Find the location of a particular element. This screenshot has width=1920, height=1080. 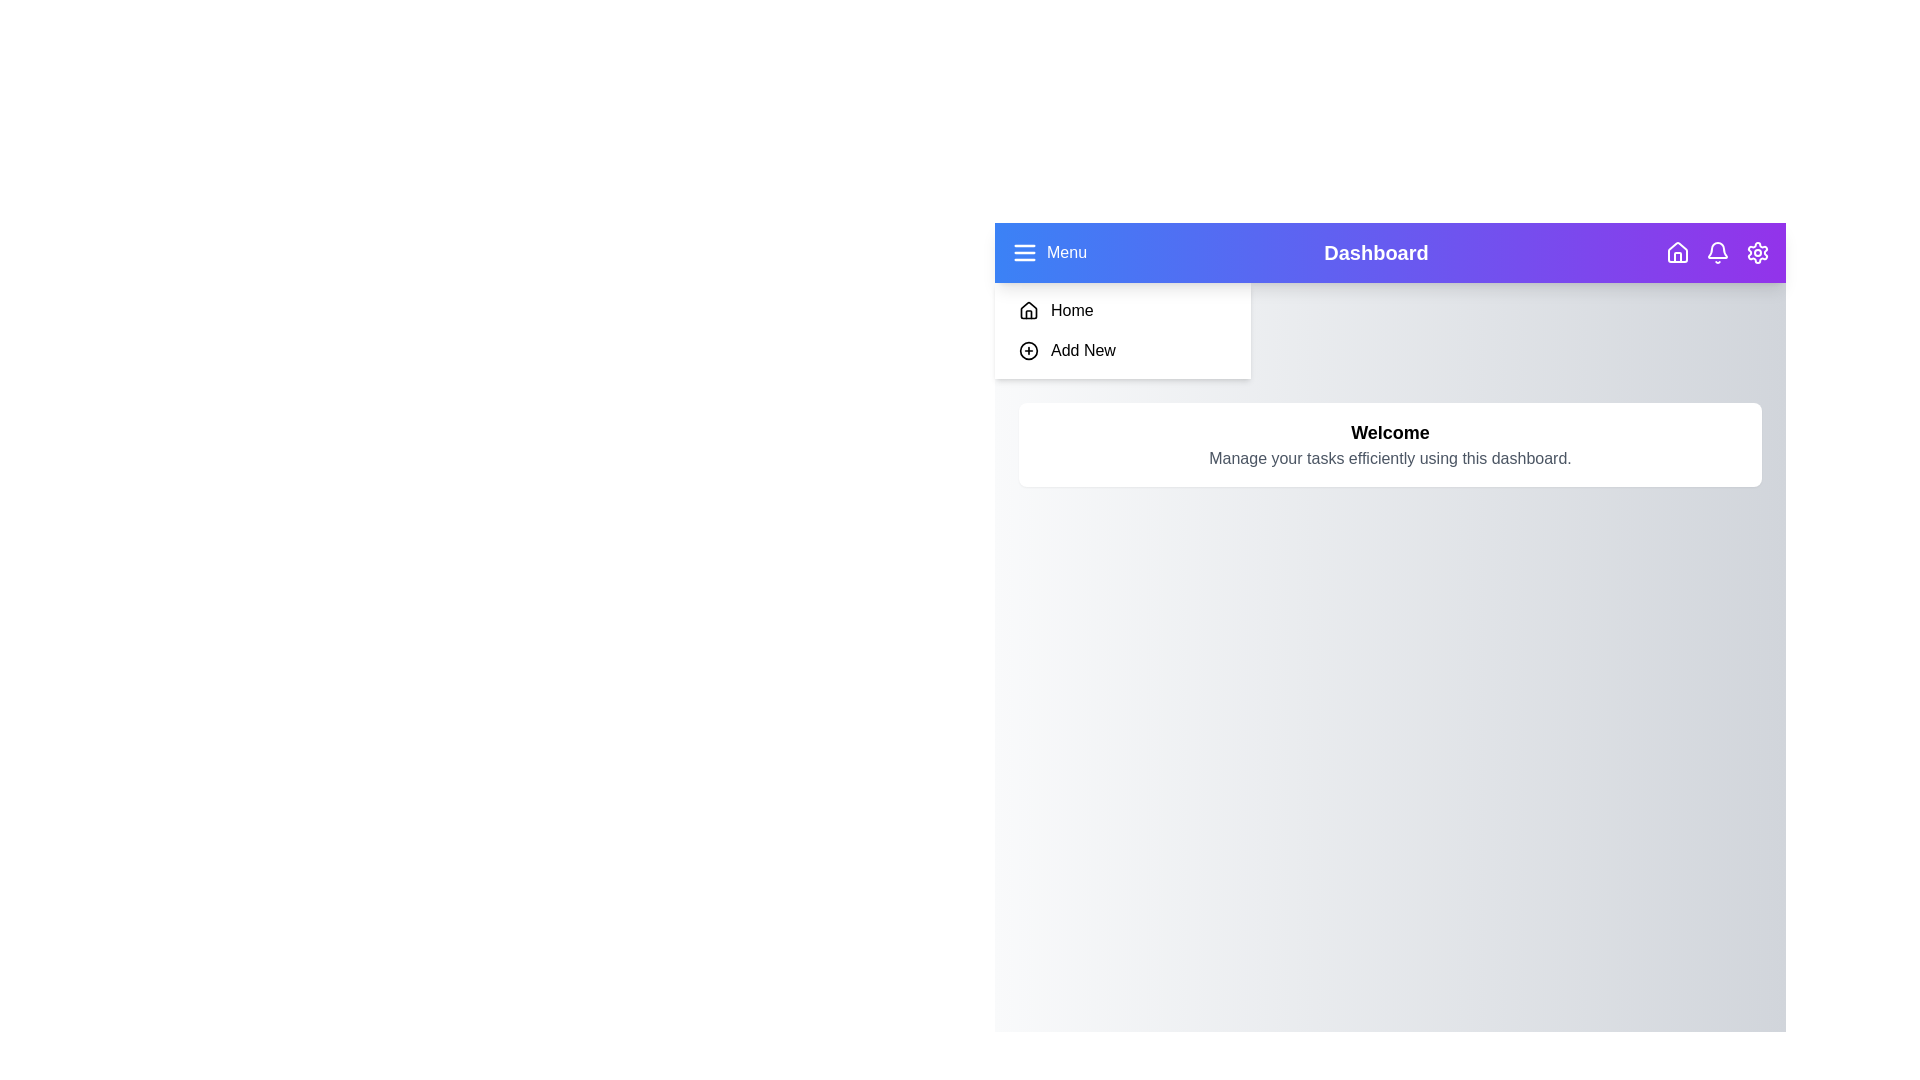

the 'Bell' icon to access notifications is located at coordinates (1717, 252).